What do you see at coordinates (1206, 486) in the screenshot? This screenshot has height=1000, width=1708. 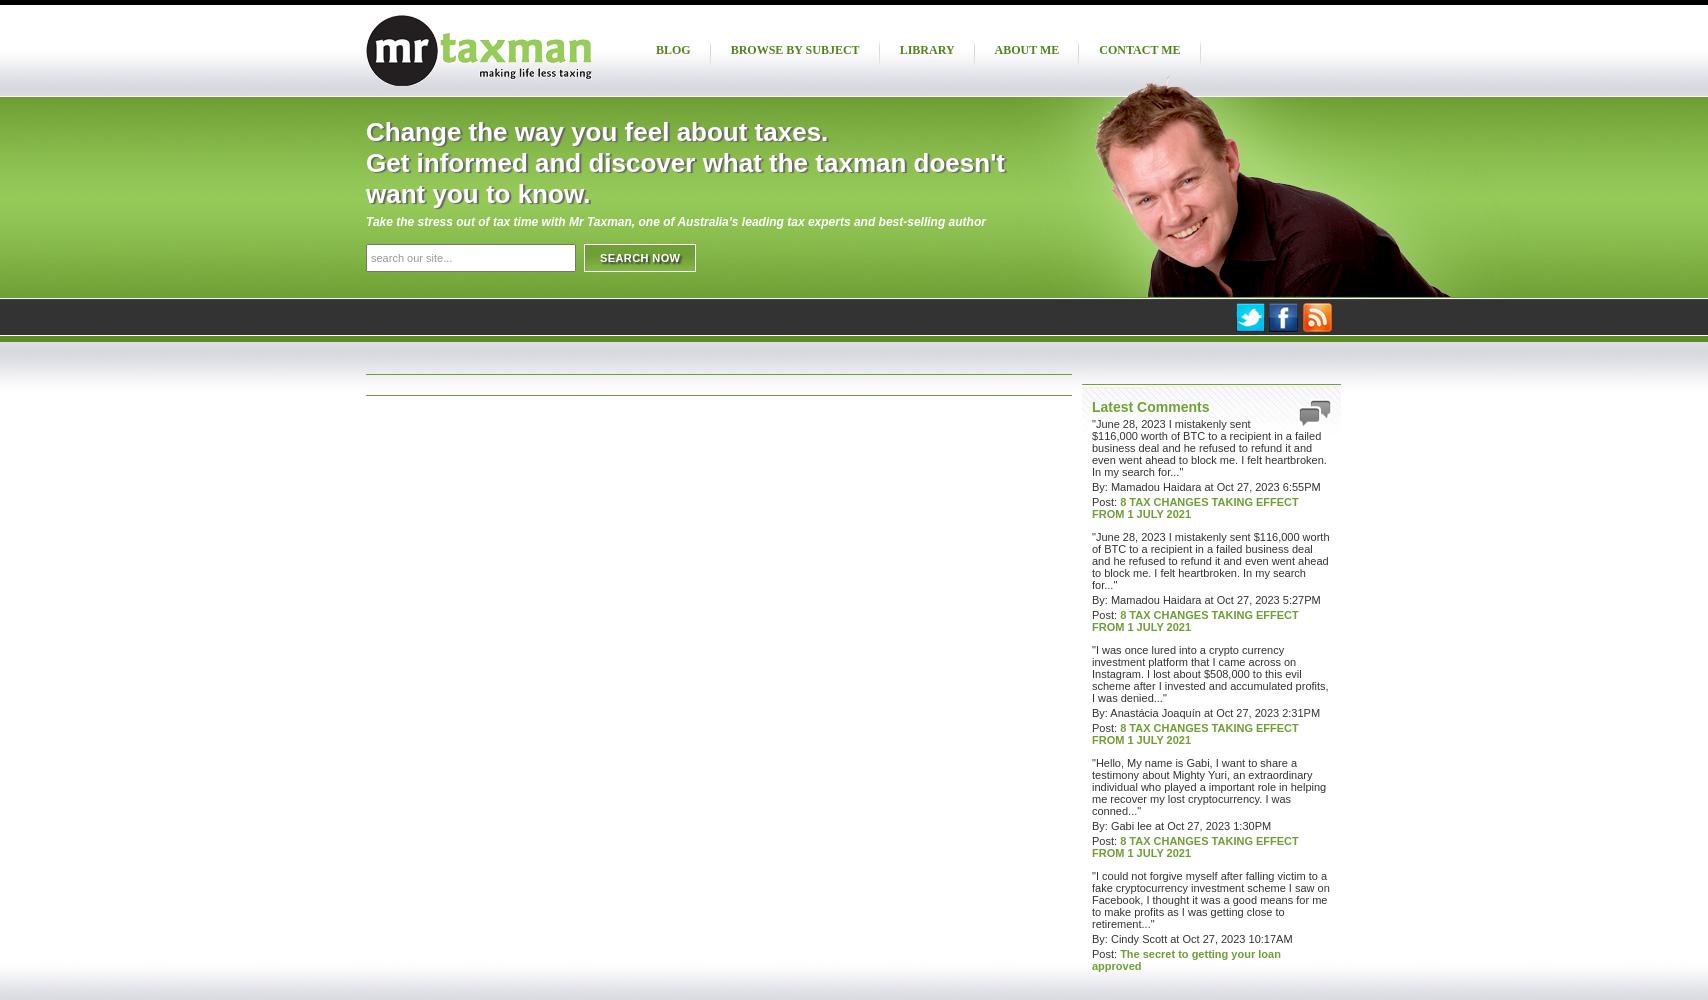 I see `'By: Mamadou Haidara at Oct 27, 2023 6:55PM'` at bounding box center [1206, 486].